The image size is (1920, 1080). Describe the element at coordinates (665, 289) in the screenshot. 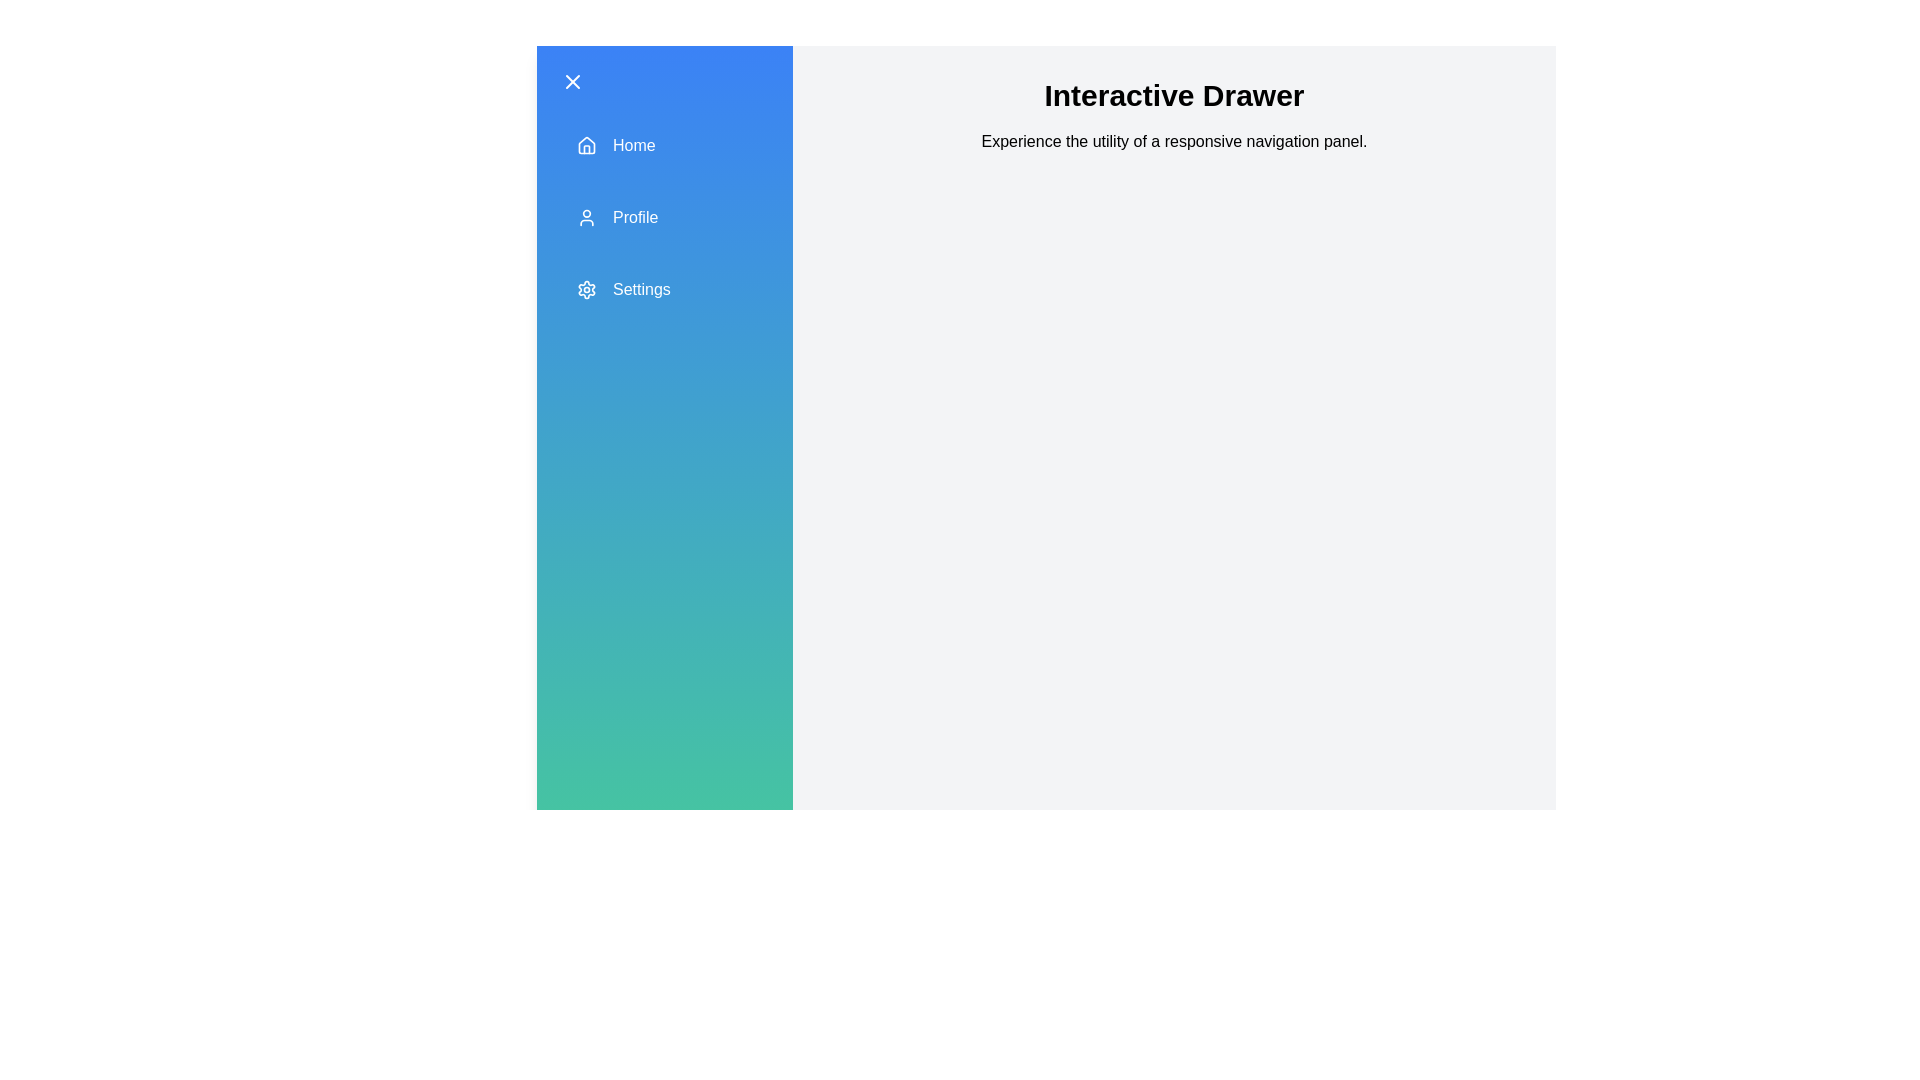

I see `the drawer item labeled Settings to observe the hover effect` at that location.